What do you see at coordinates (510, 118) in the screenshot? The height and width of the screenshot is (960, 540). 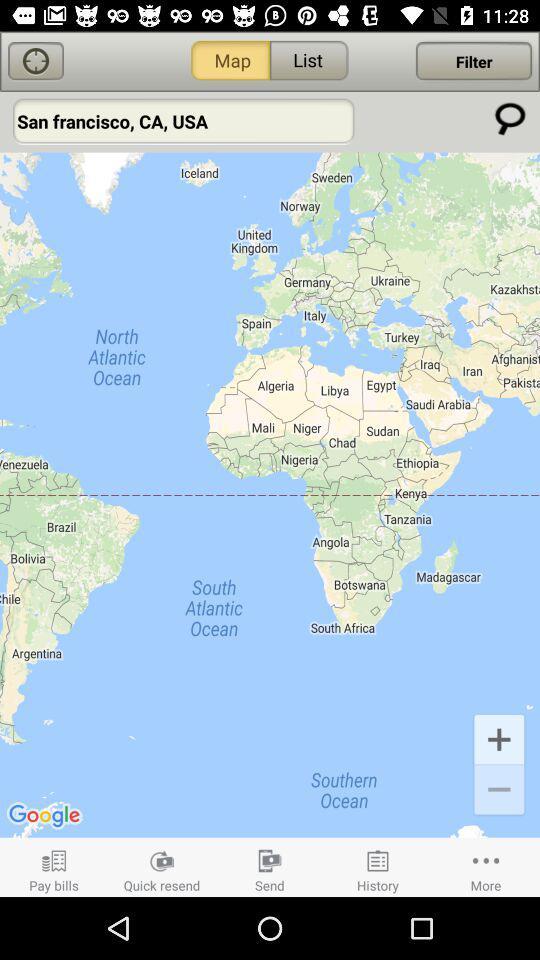 I see `search location` at bounding box center [510, 118].